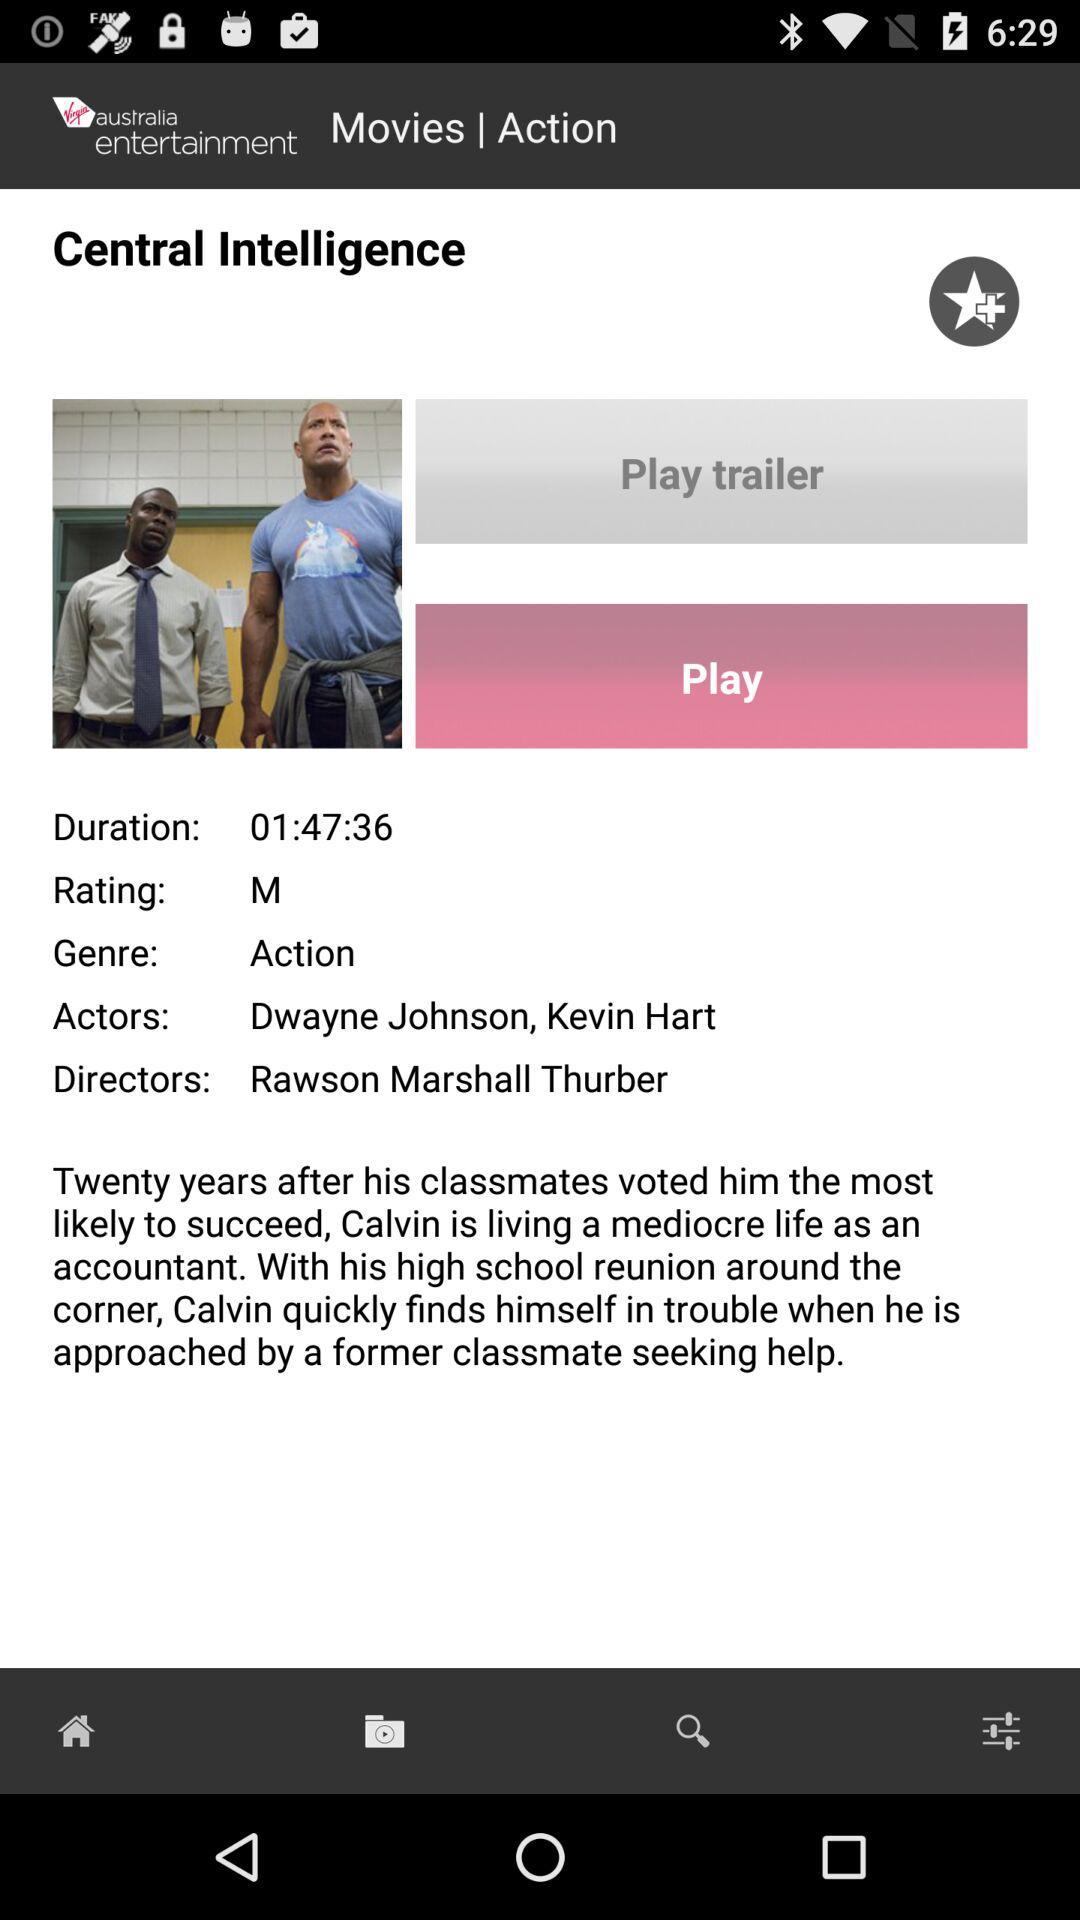 Image resolution: width=1080 pixels, height=1920 pixels. I want to click on button above play icon, so click(721, 470).